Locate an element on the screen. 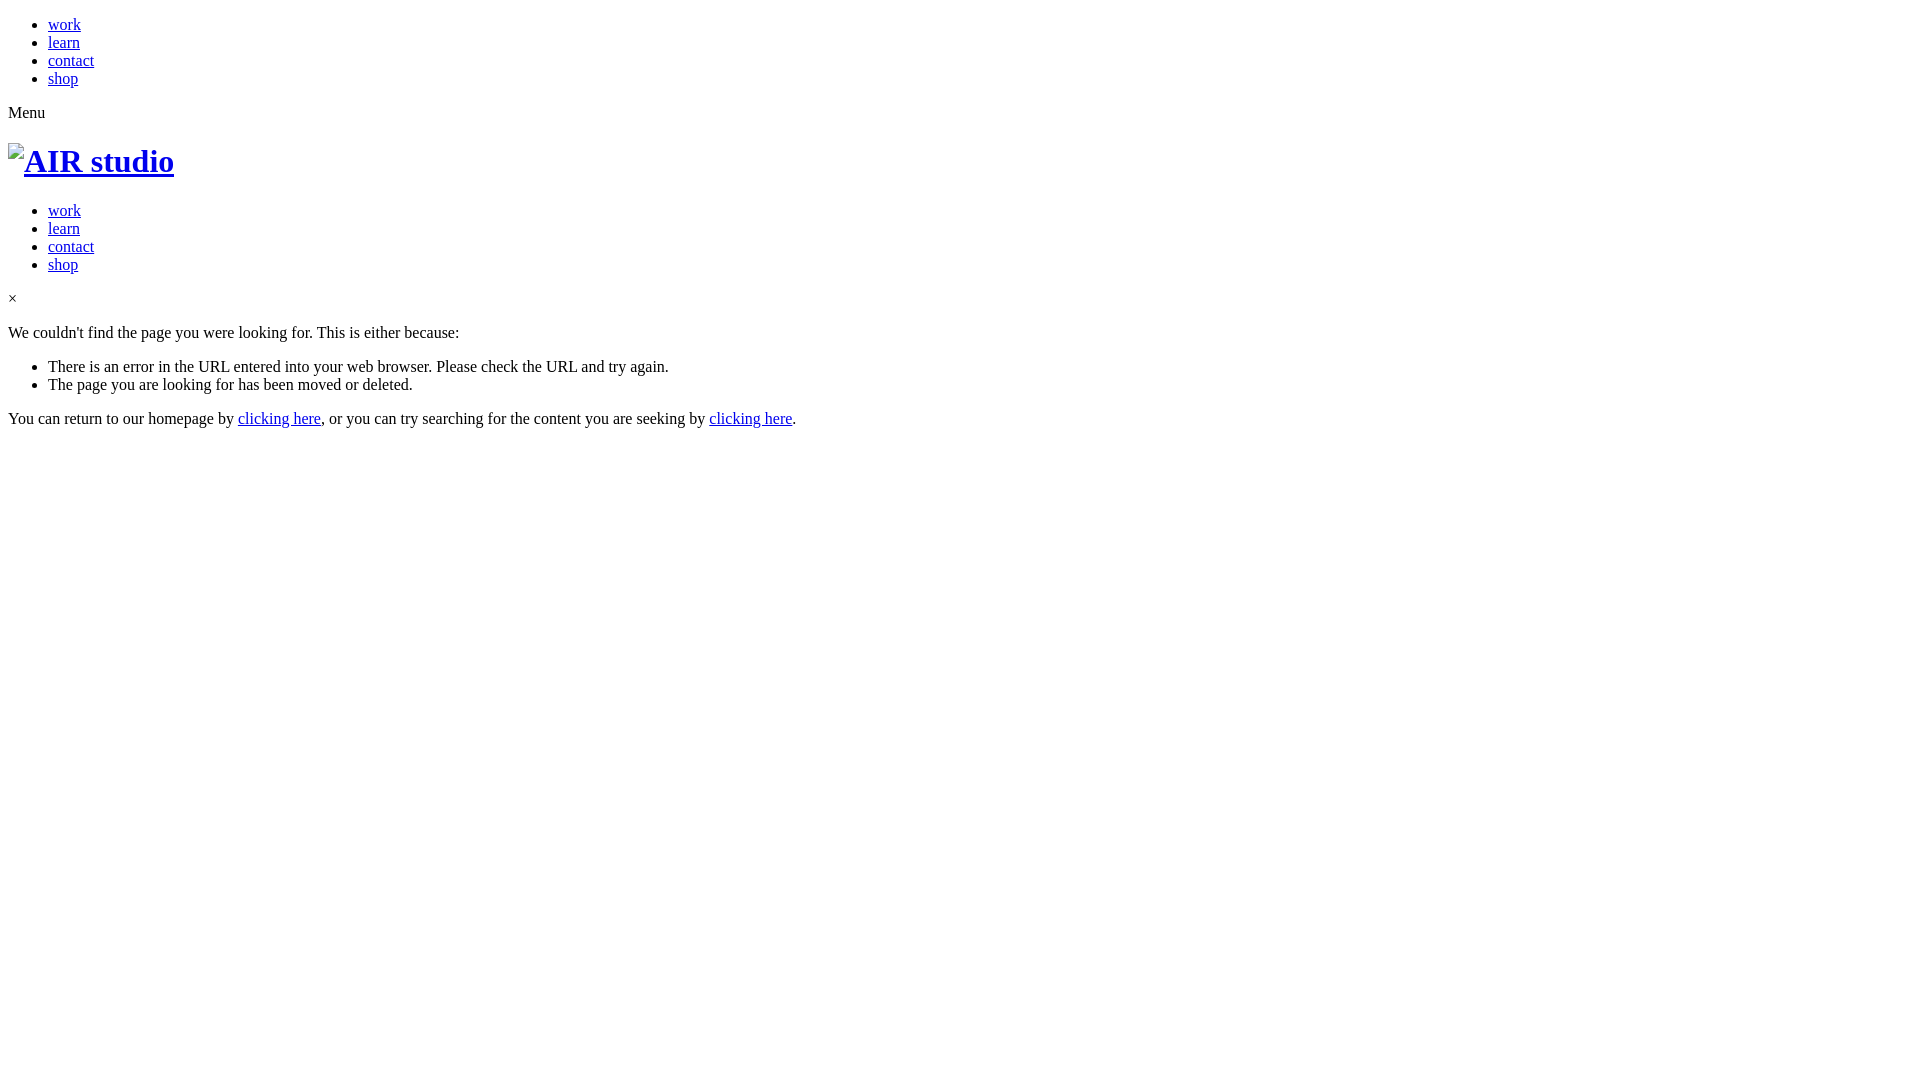 The width and height of the screenshot is (1920, 1080). 'Menu' is located at coordinates (26, 112).